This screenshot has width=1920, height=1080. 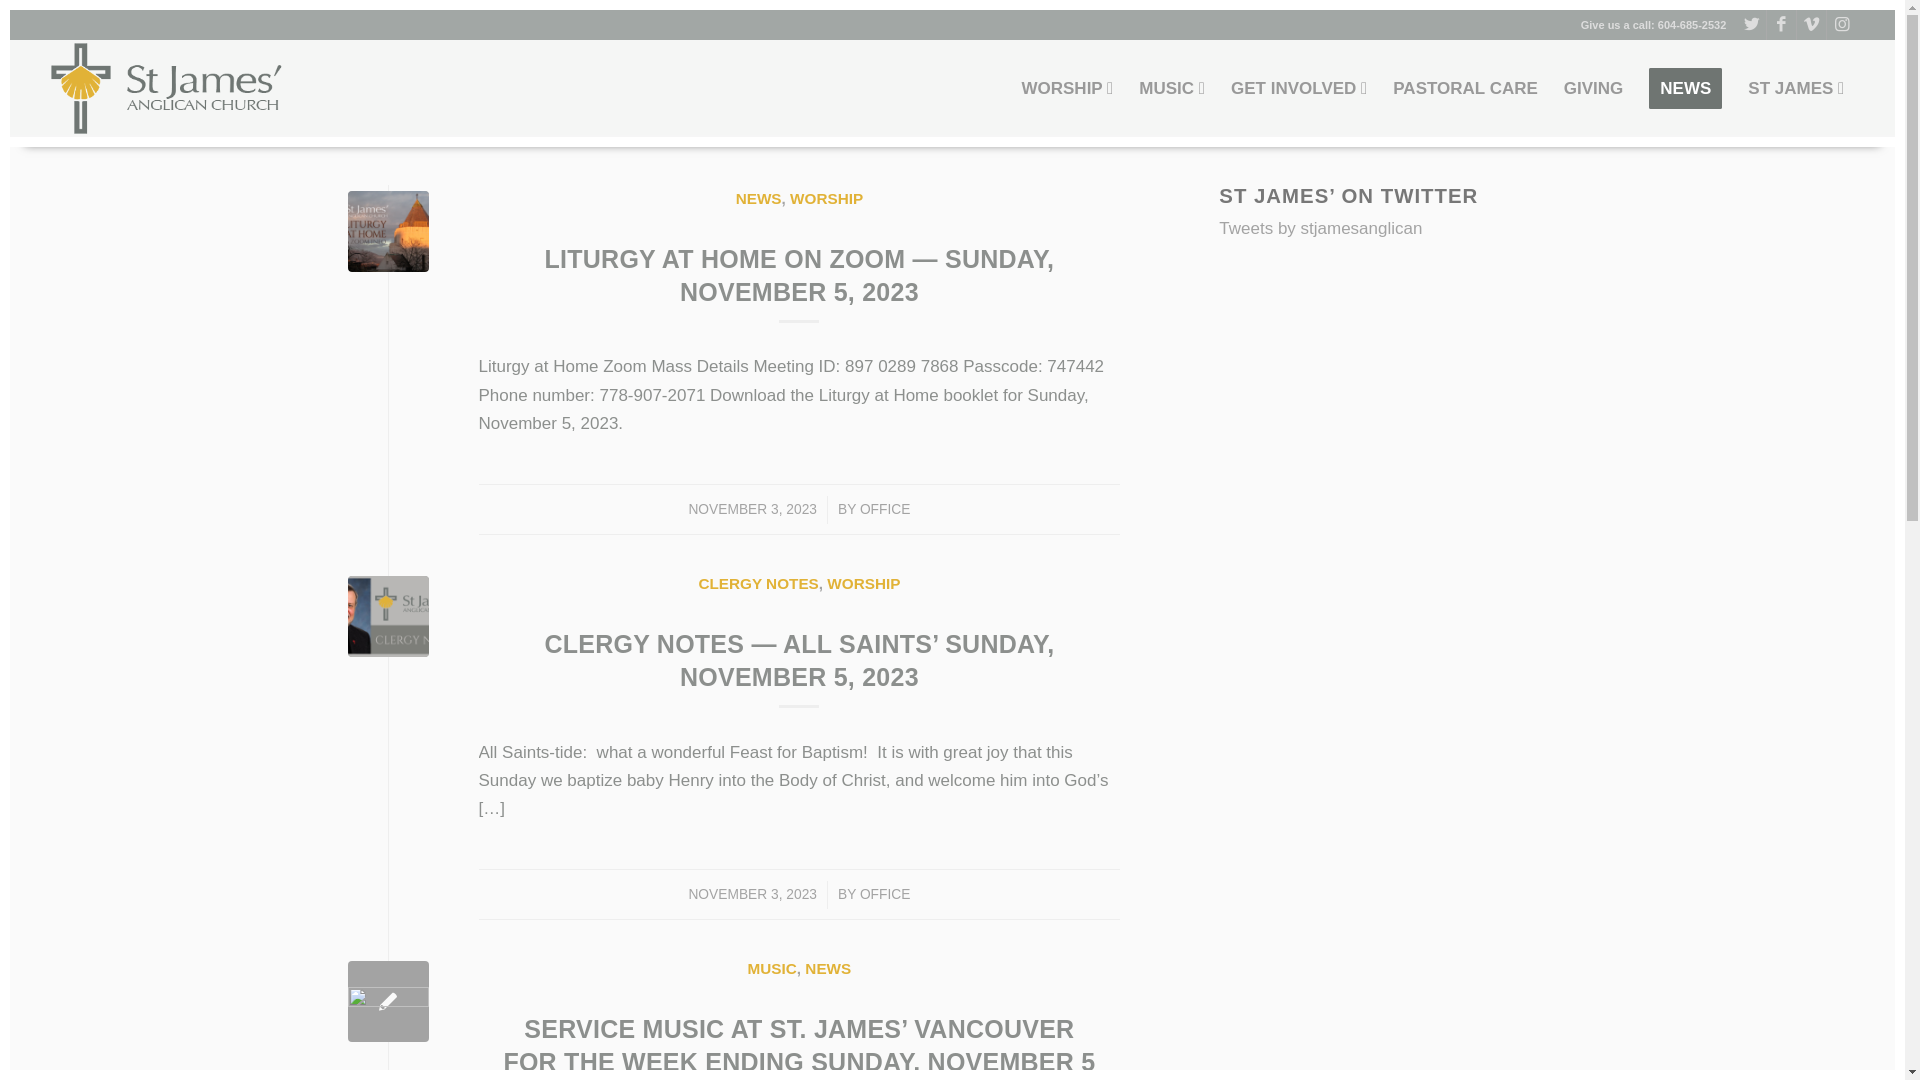 What do you see at coordinates (697, 583) in the screenshot?
I see `'CLERGY NOTES'` at bounding box center [697, 583].